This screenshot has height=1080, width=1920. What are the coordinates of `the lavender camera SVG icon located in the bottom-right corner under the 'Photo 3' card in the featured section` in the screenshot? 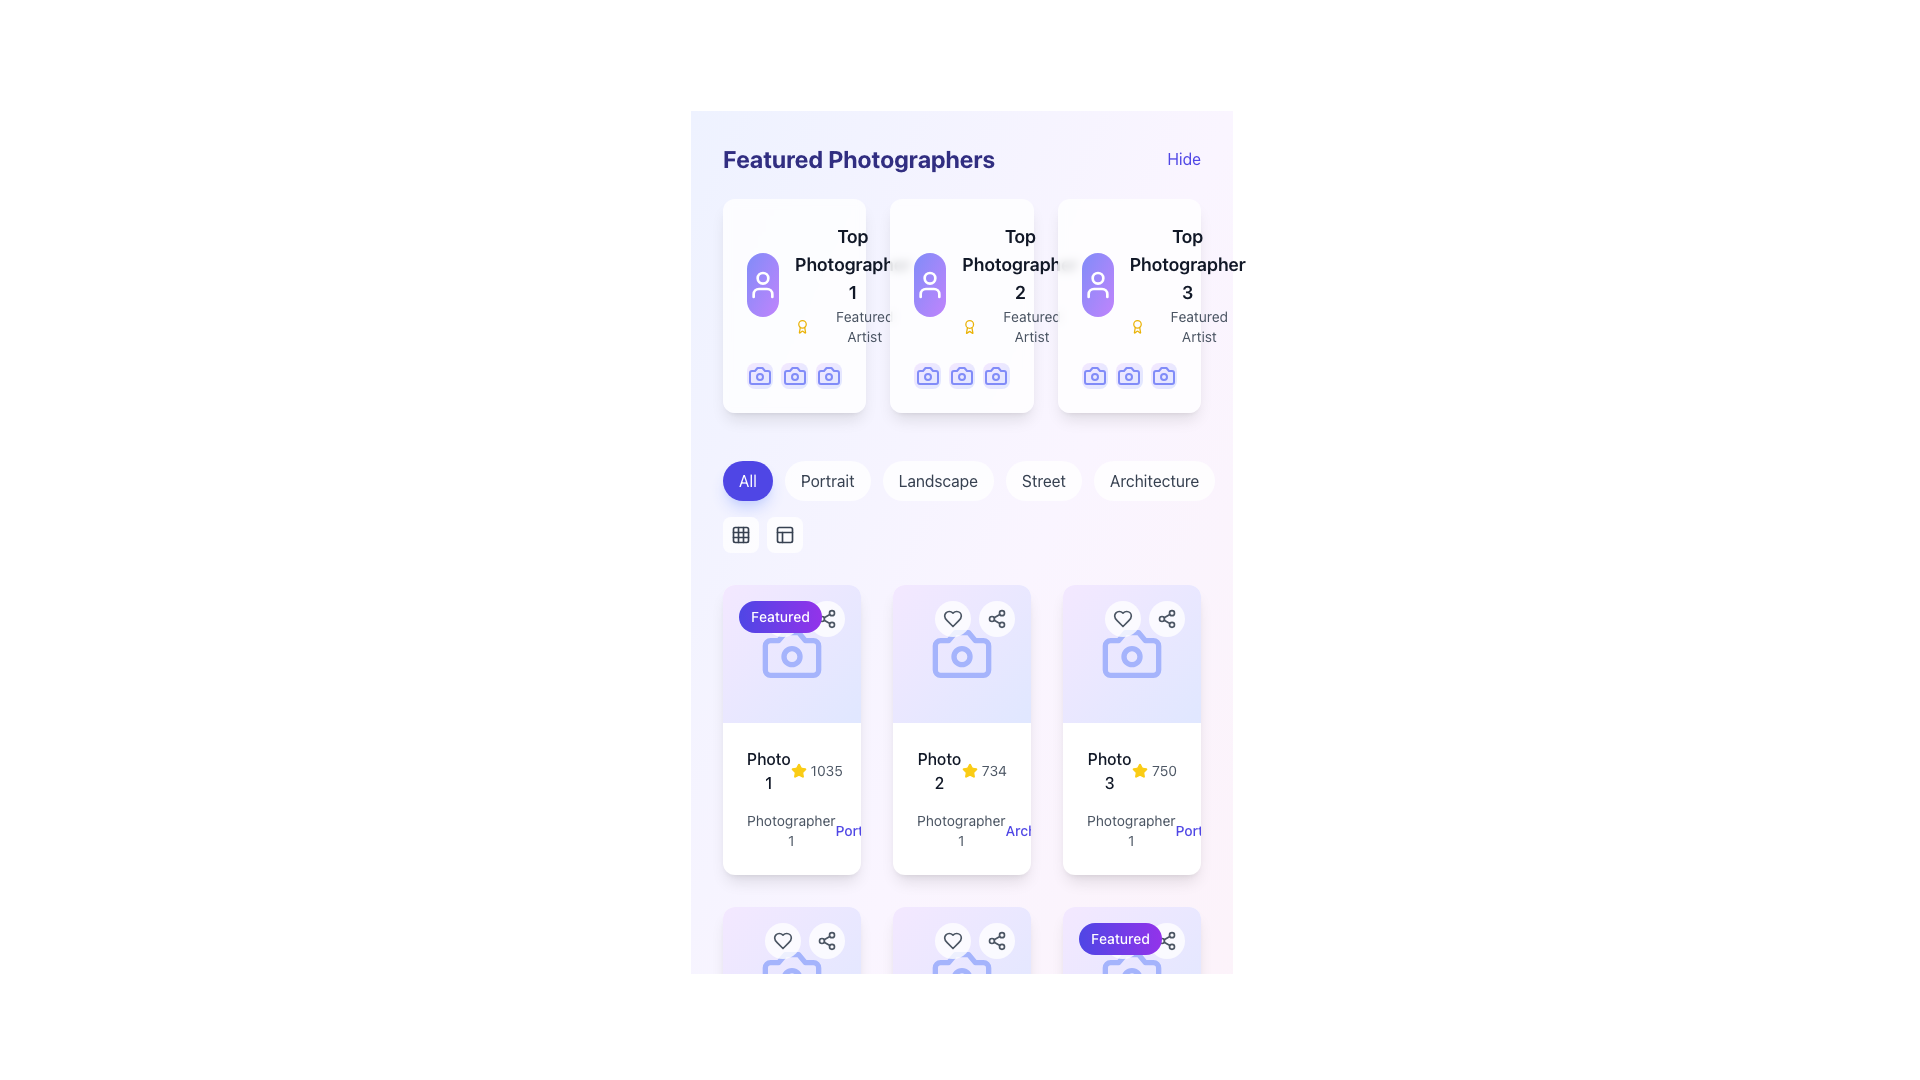 It's located at (1132, 974).